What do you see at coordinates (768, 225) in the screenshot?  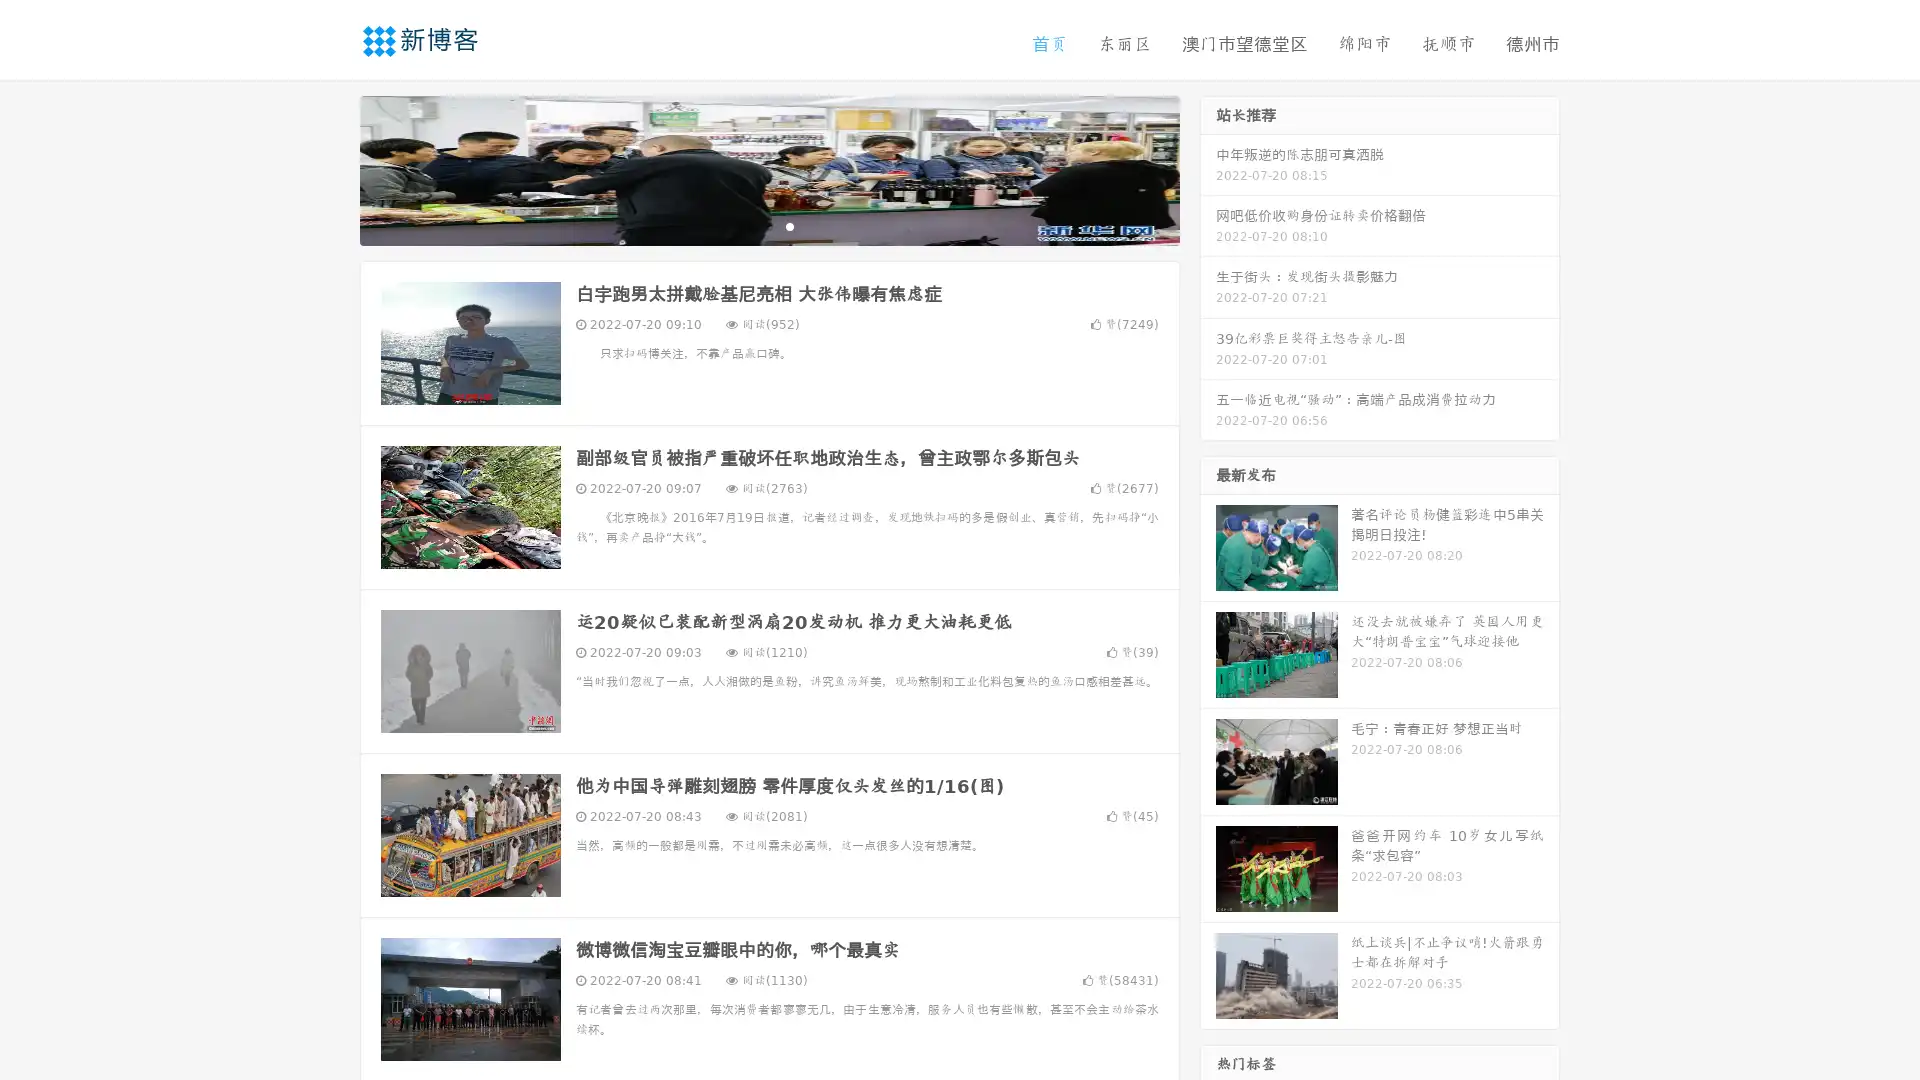 I see `Go to slide 2` at bounding box center [768, 225].